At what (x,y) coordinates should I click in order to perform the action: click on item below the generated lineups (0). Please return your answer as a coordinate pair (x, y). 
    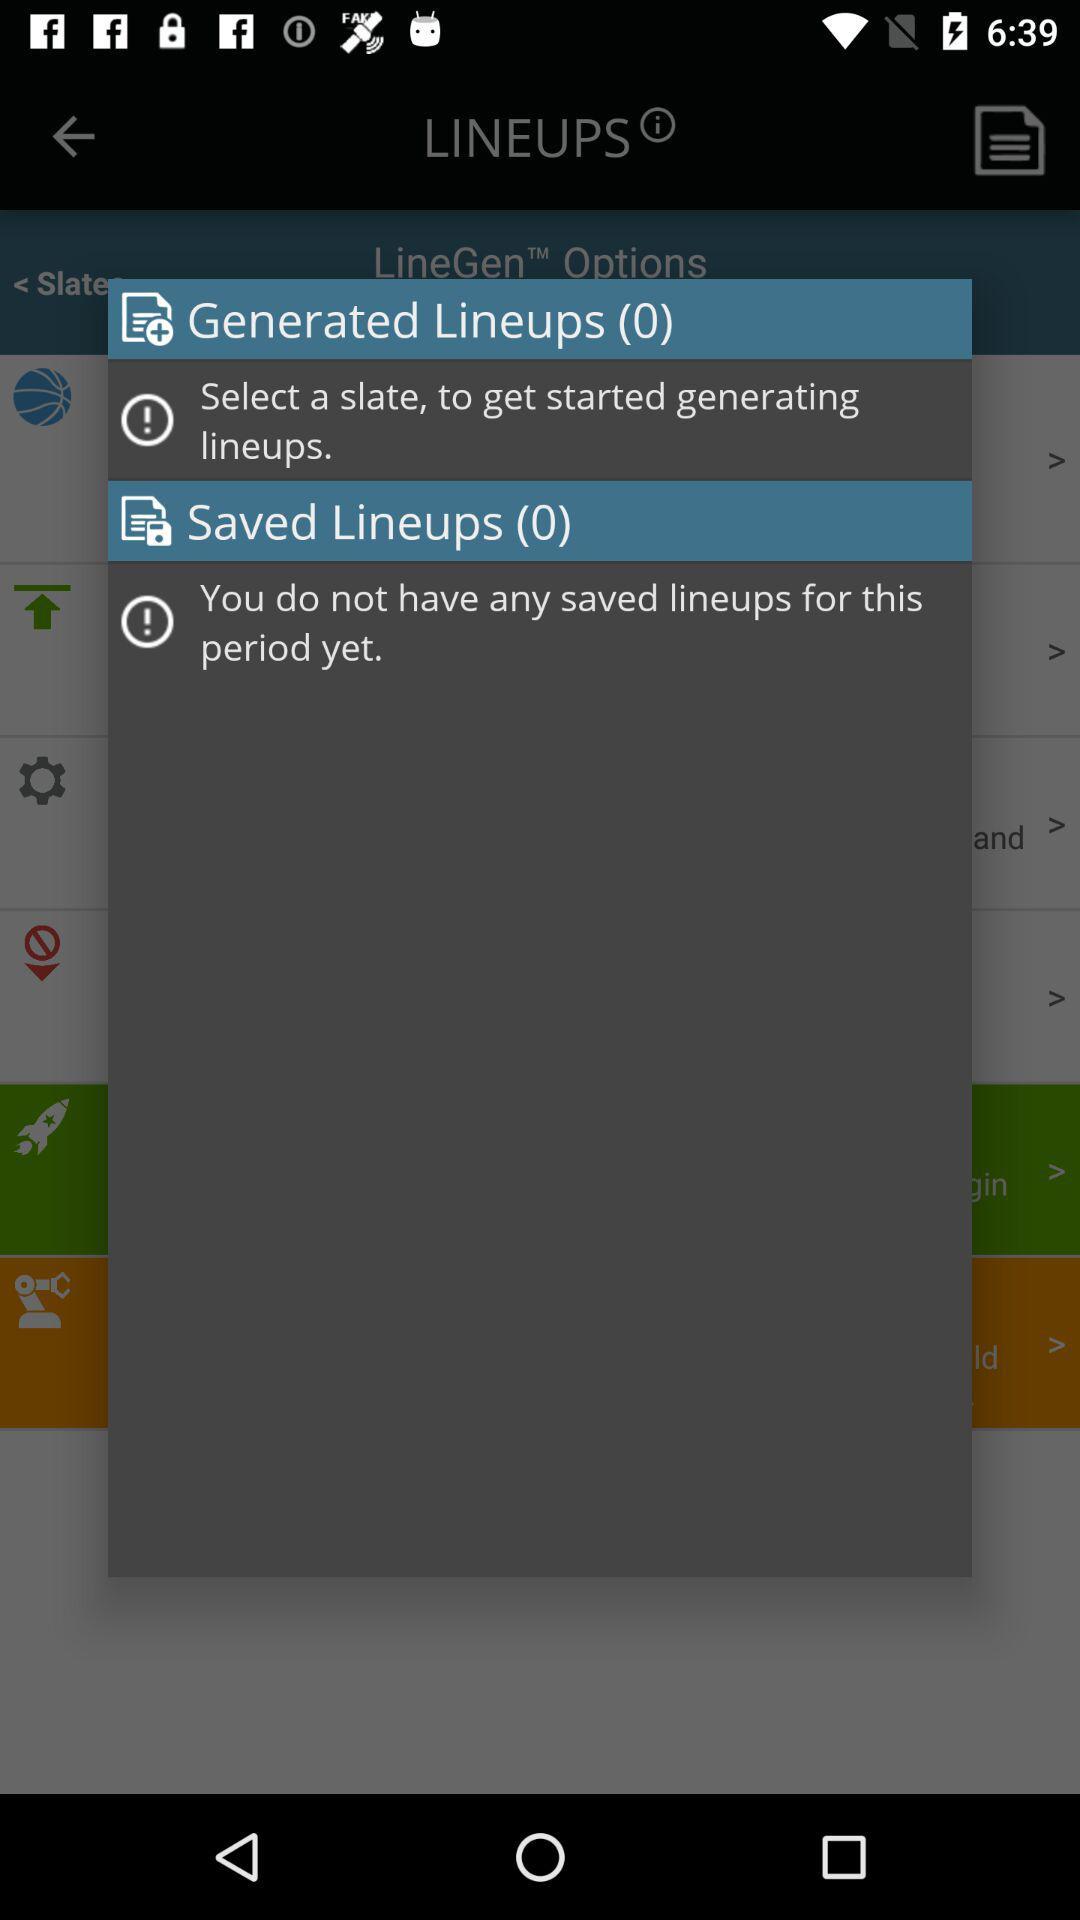
    Looking at the image, I should click on (579, 419).